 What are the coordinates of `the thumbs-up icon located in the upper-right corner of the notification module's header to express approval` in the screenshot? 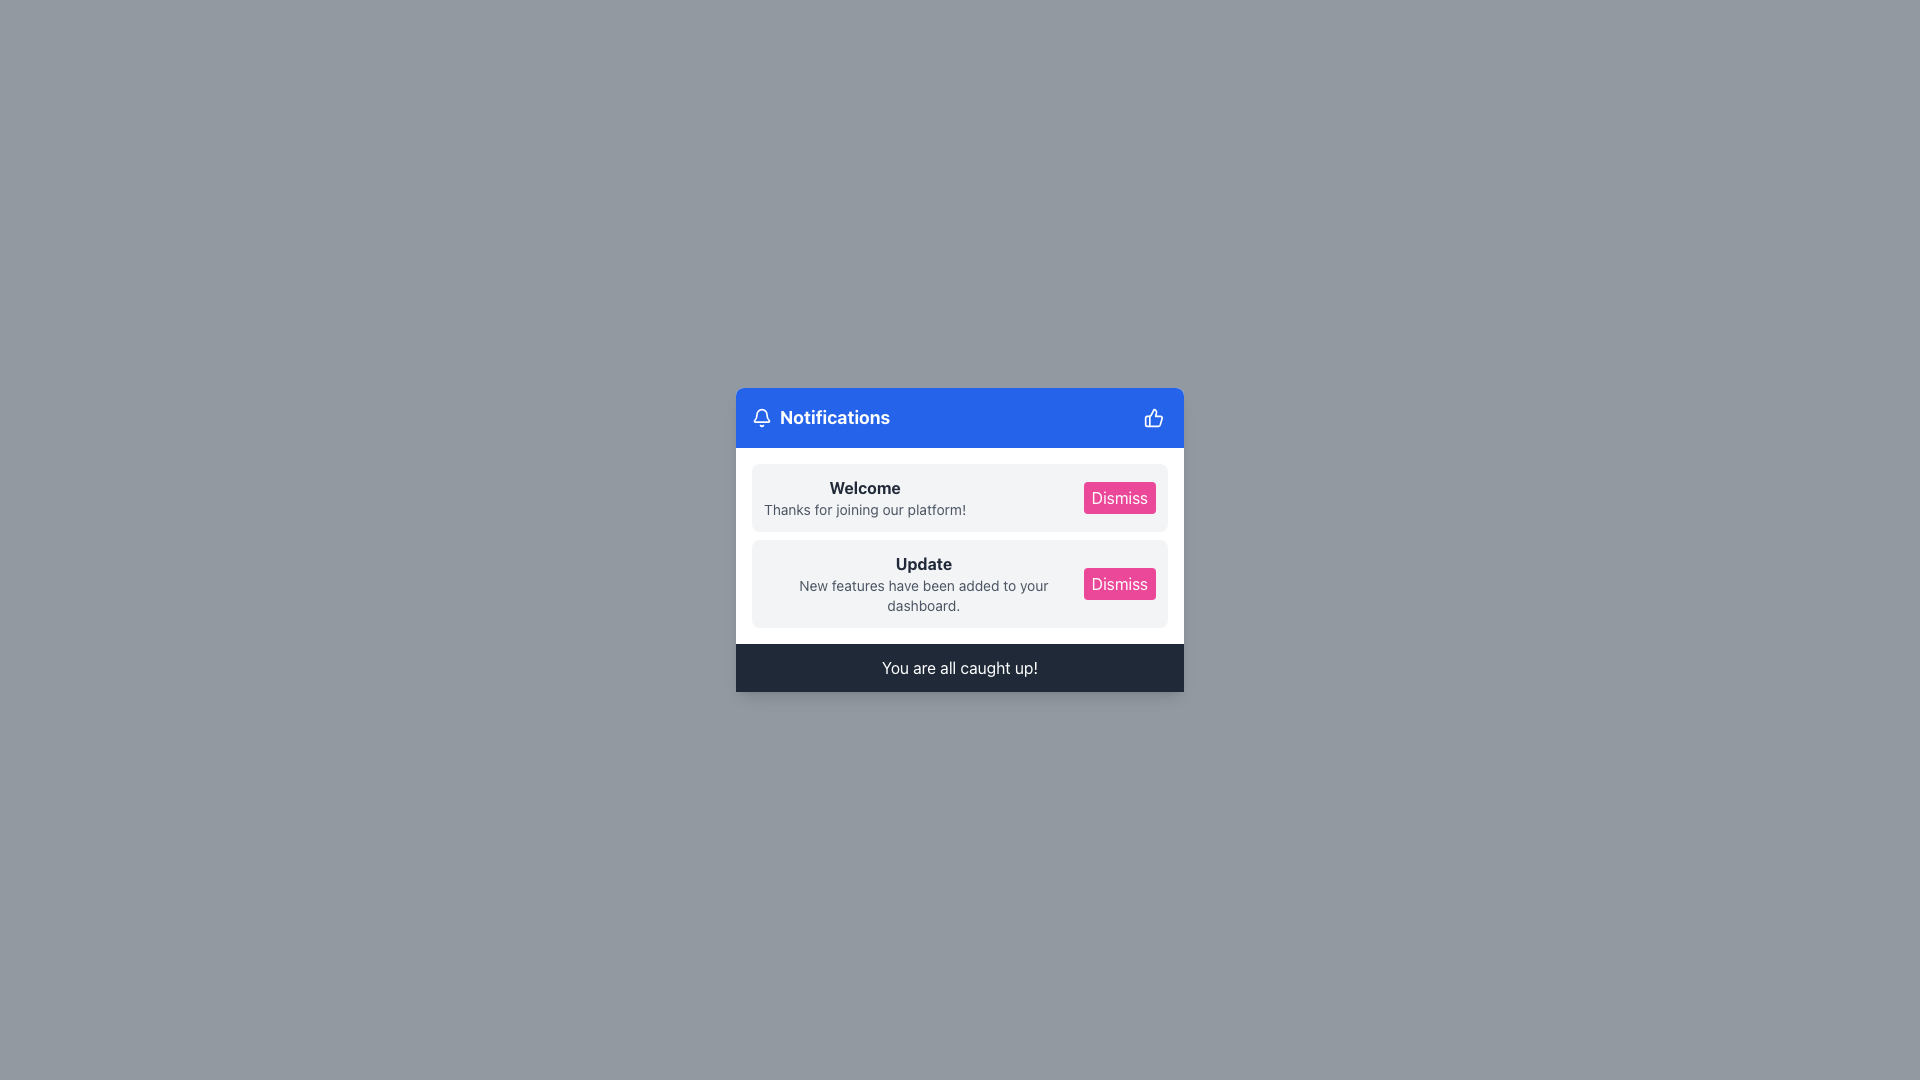 It's located at (1153, 416).